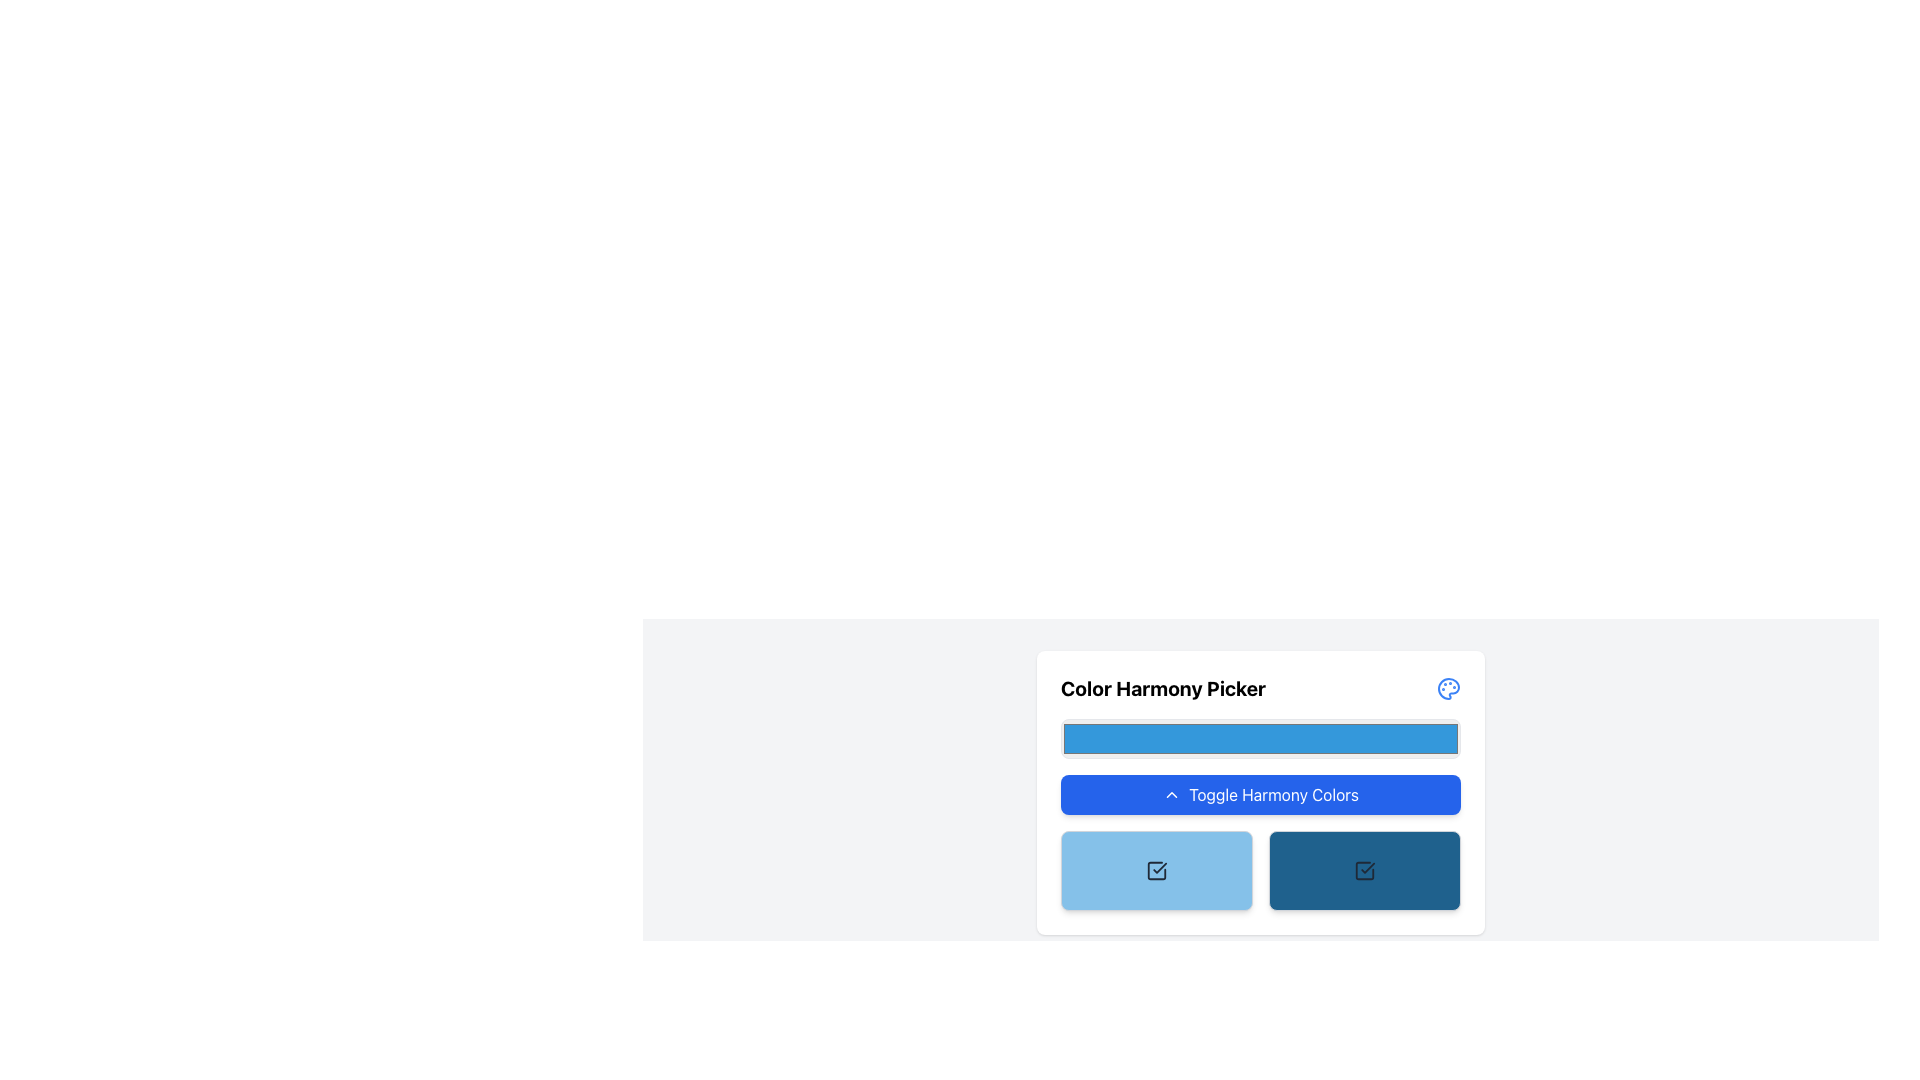 The height and width of the screenshot is (1080, 1920). I want to click on the checkbox visual indicator located within the dark blue card, which is the right-hand card in the row of the 'Color Harmony Picker' interface, so click(1363, 870).